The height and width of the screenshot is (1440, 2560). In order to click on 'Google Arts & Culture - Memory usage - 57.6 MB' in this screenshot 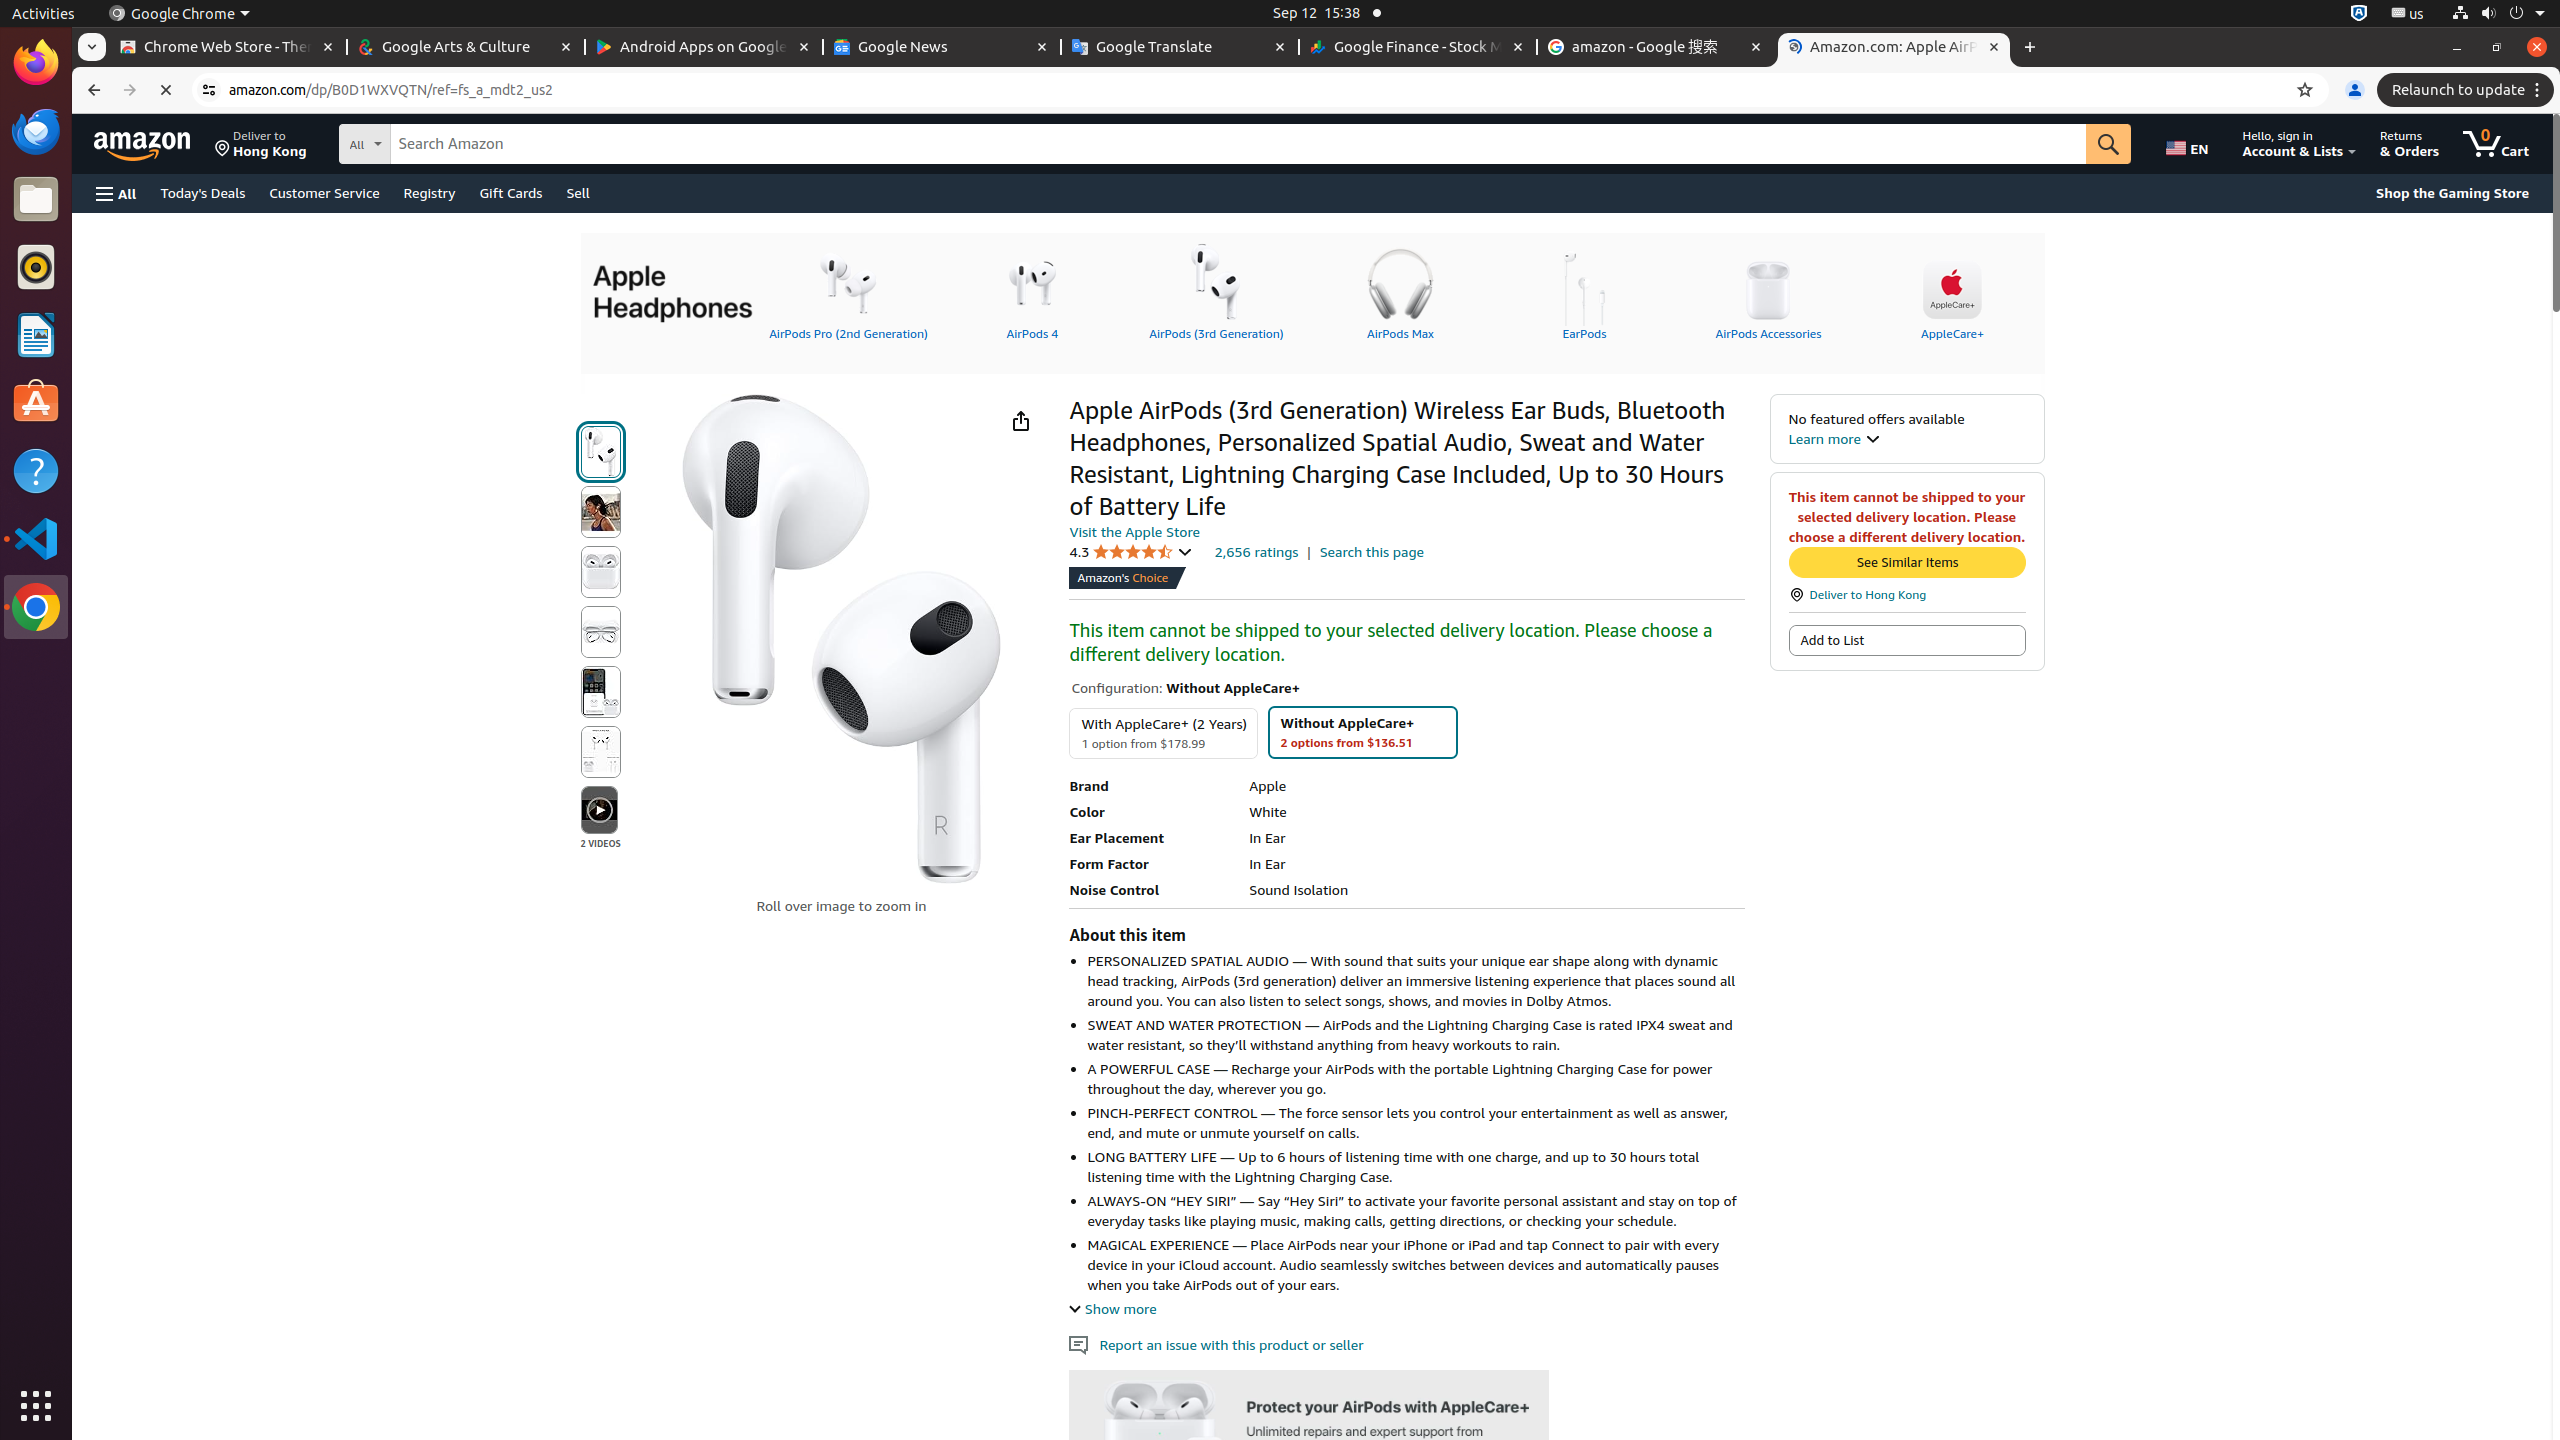, I will do `click(464, 46)`.